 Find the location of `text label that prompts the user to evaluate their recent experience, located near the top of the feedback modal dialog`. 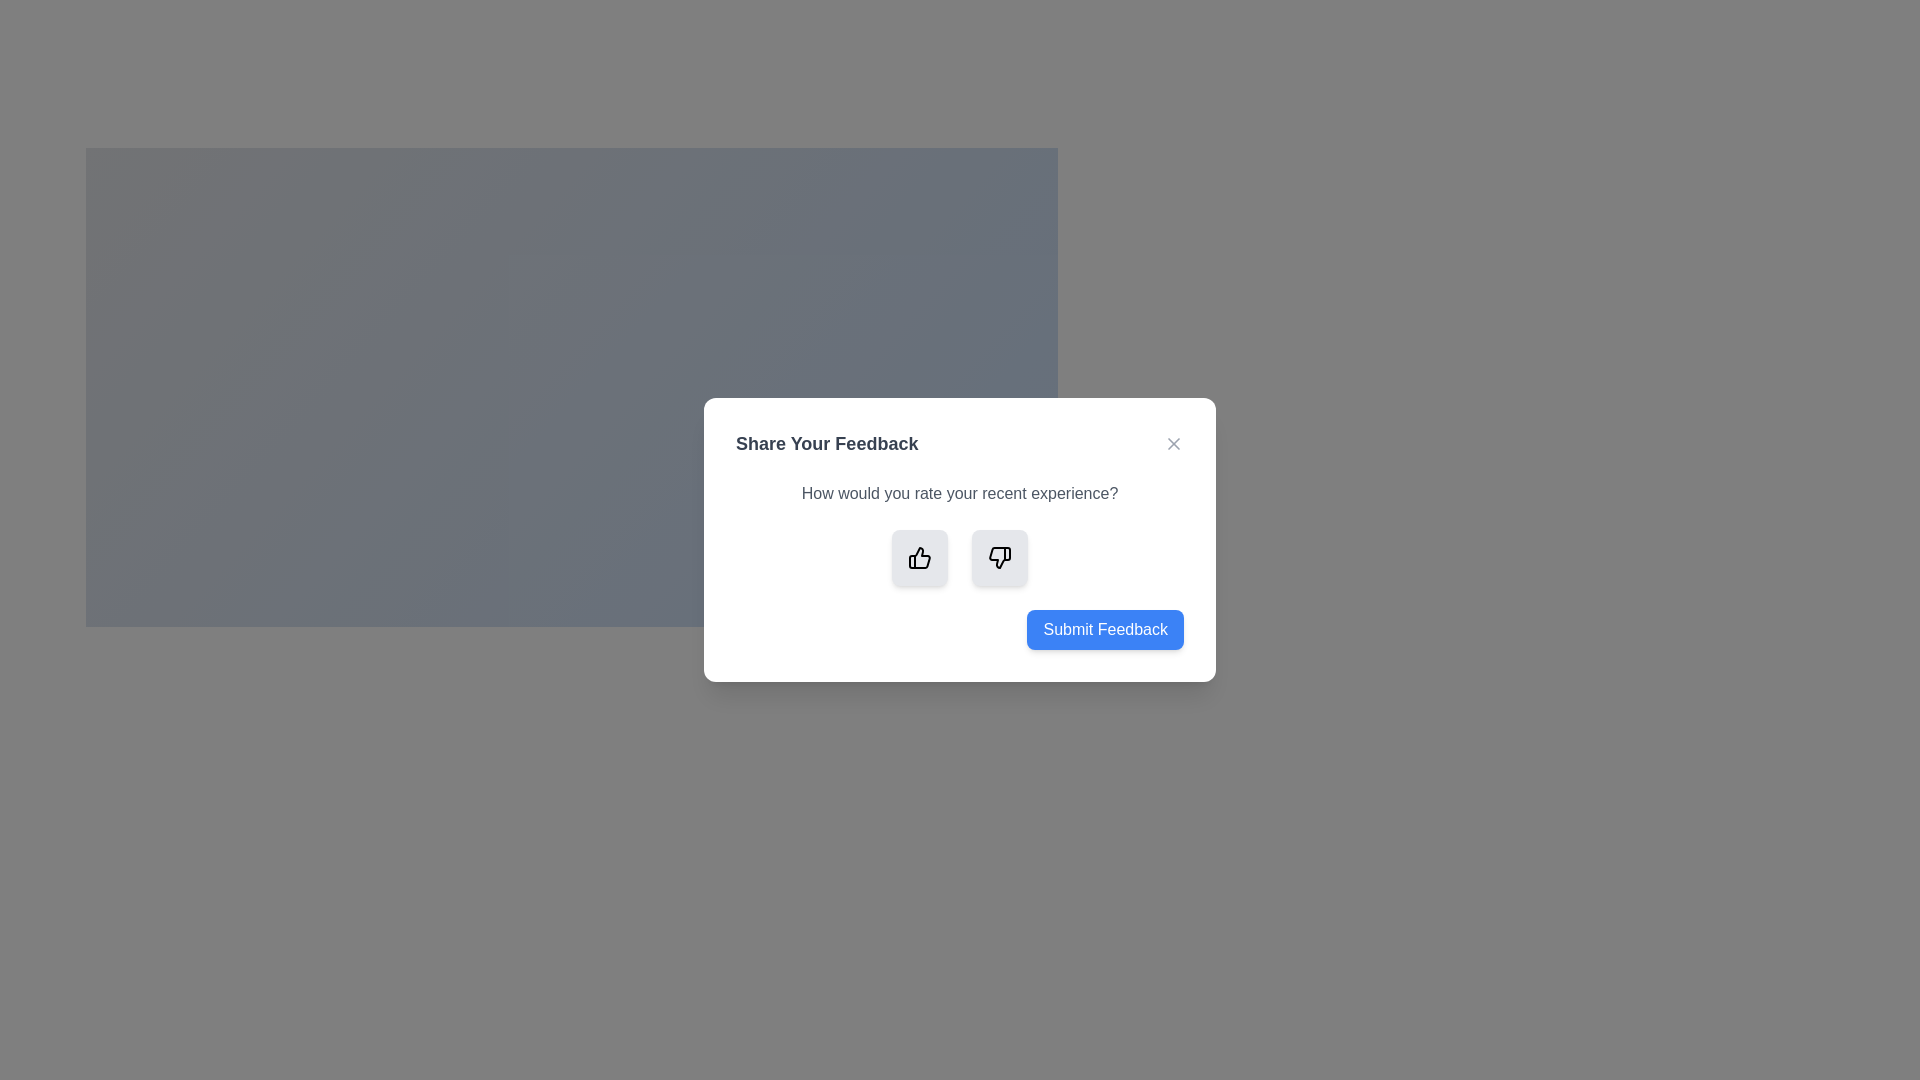

text label that prompts the user to evaluate their recent experience, located near the top of the feedback modal dialog is located at coordinates (960, 493).